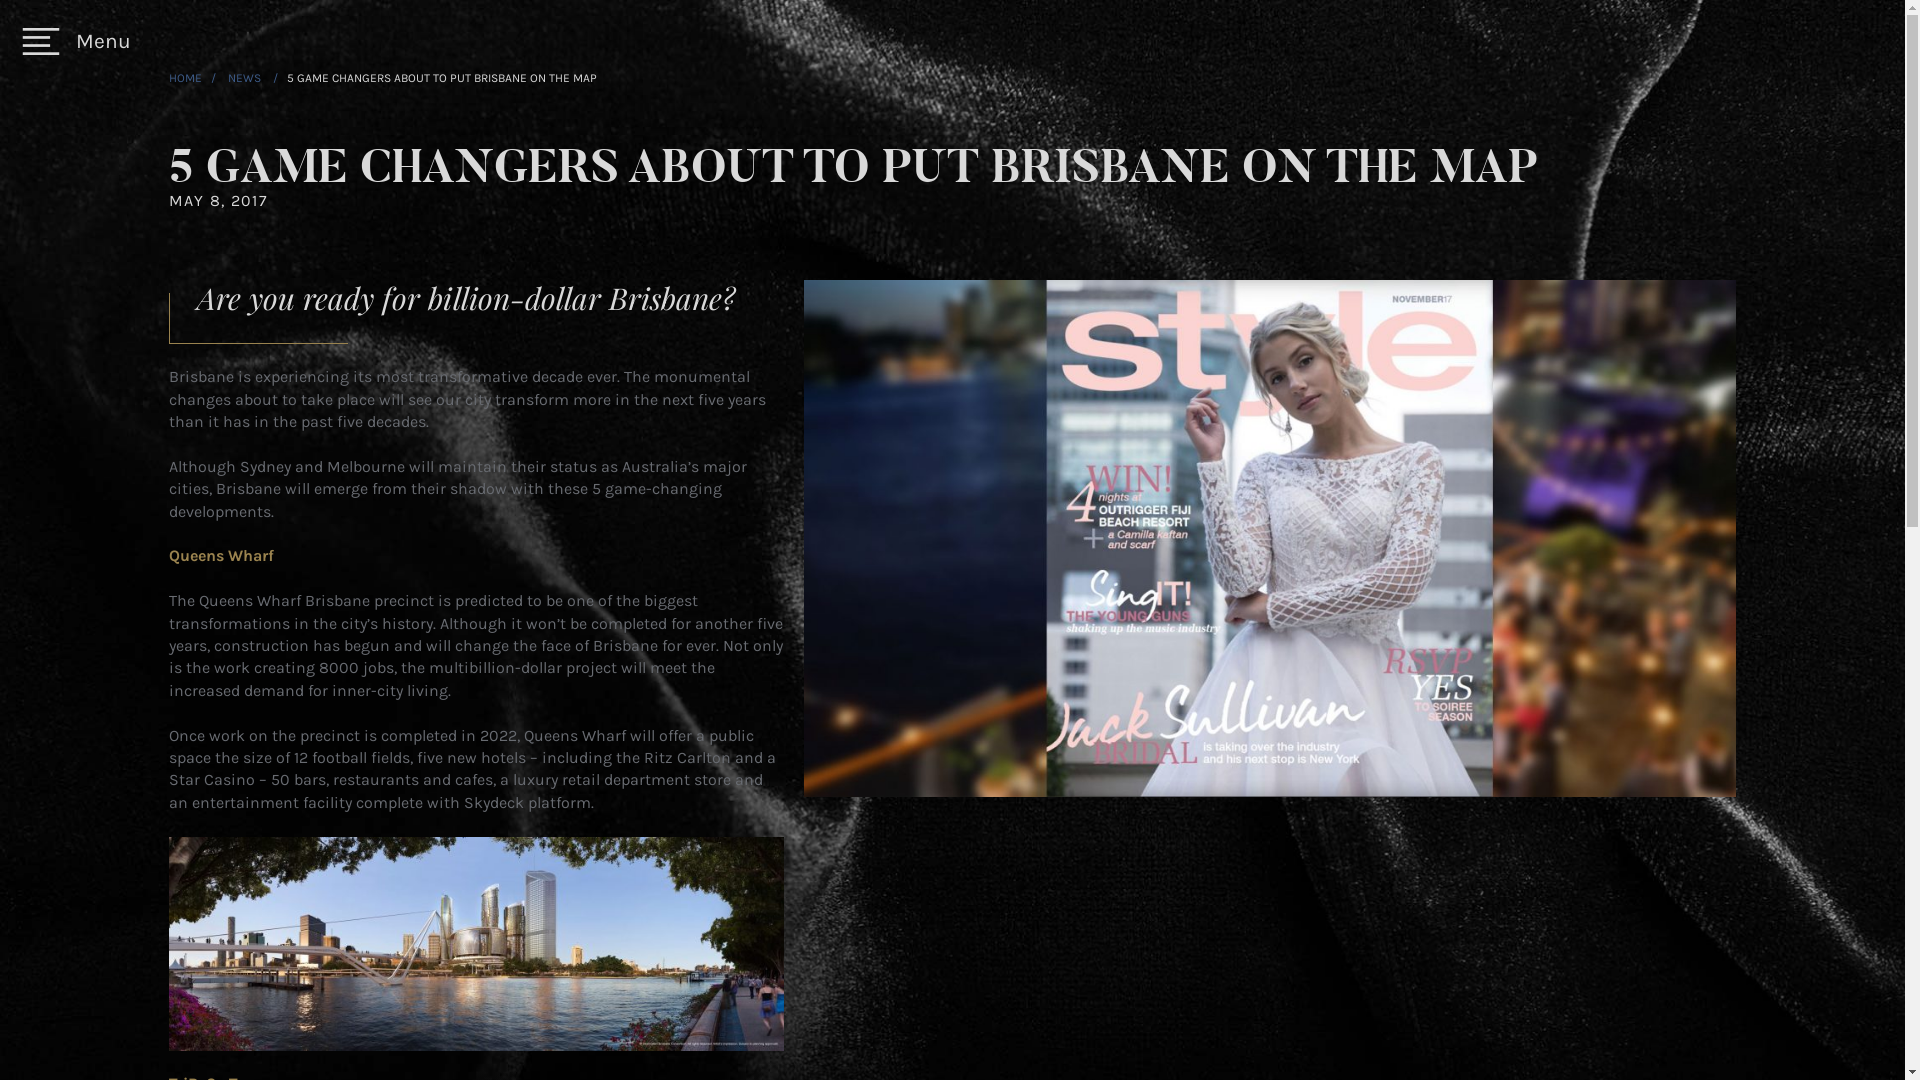 The image size is (1920, 1080). I want to click on 'HOME', so click(185, 76).